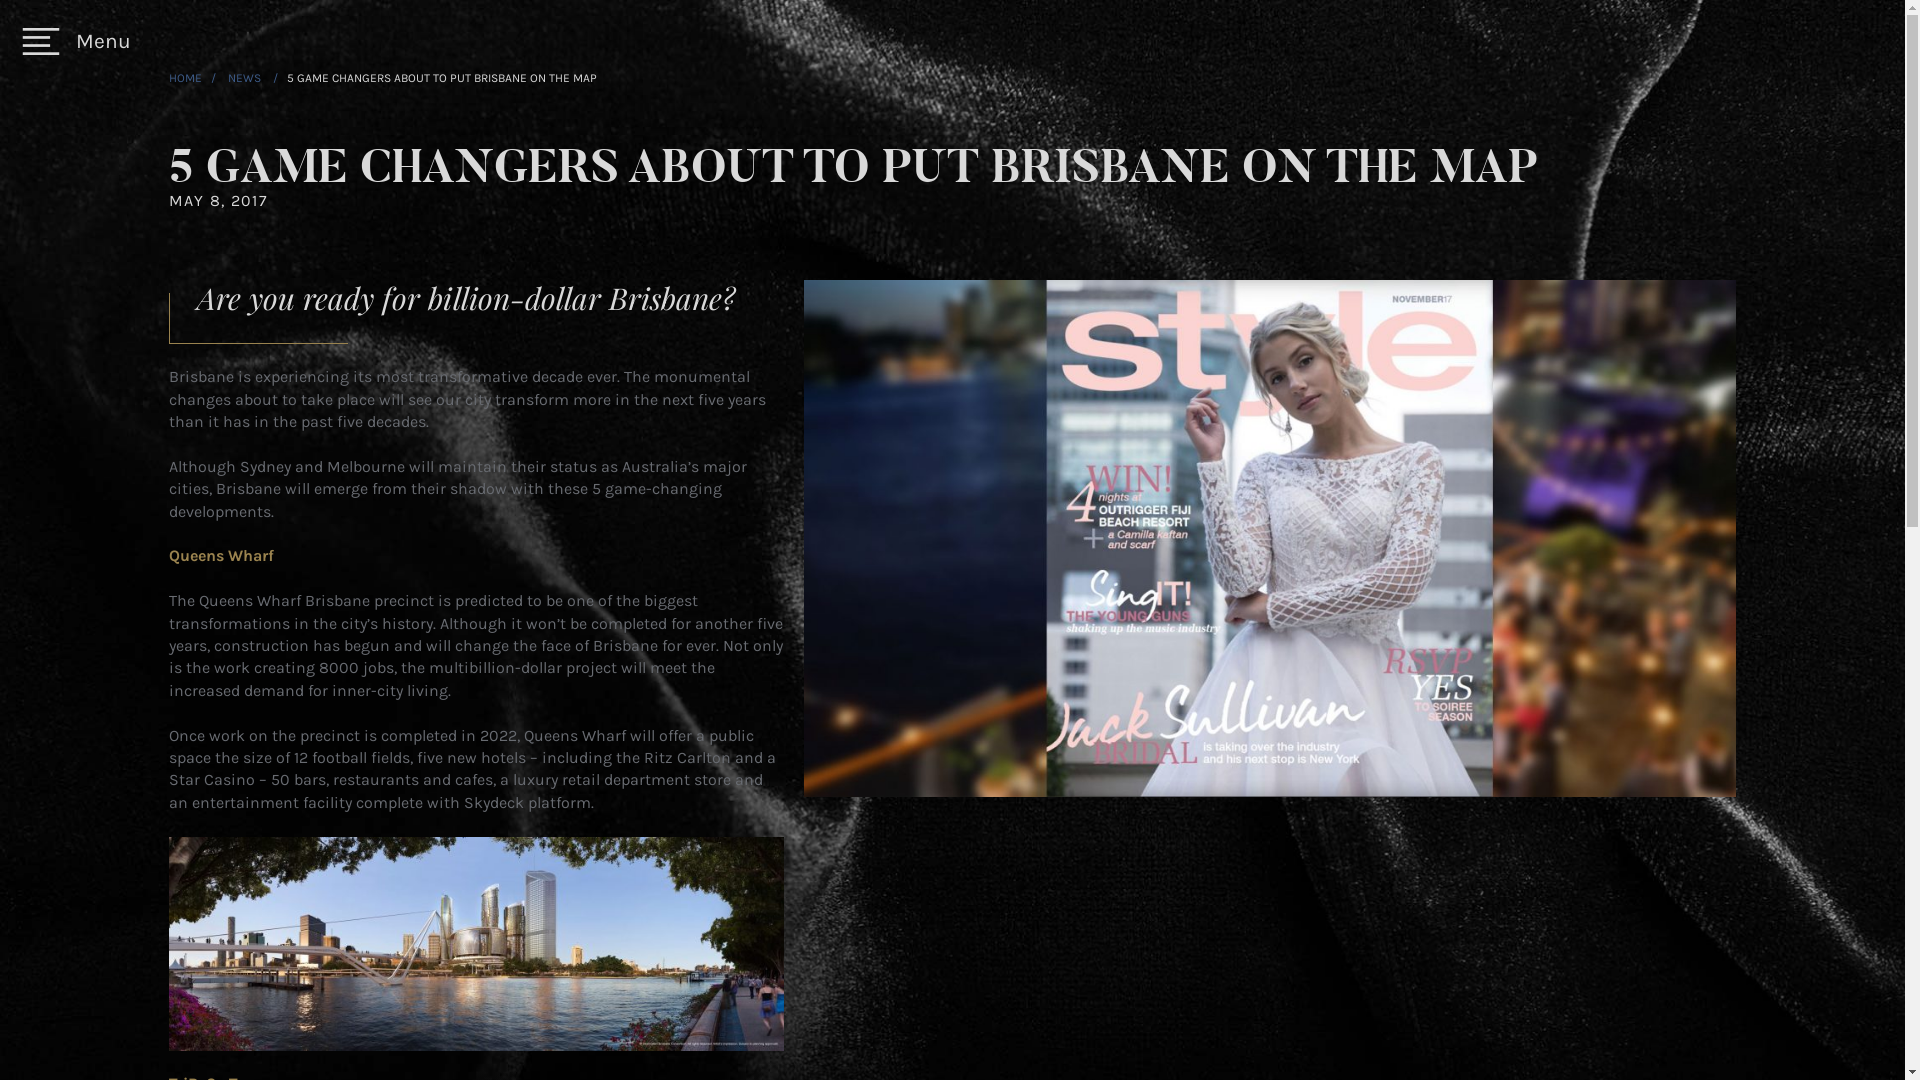 The image size is (1920, 1080). I want to click on 'HOME', so click(185, 76).